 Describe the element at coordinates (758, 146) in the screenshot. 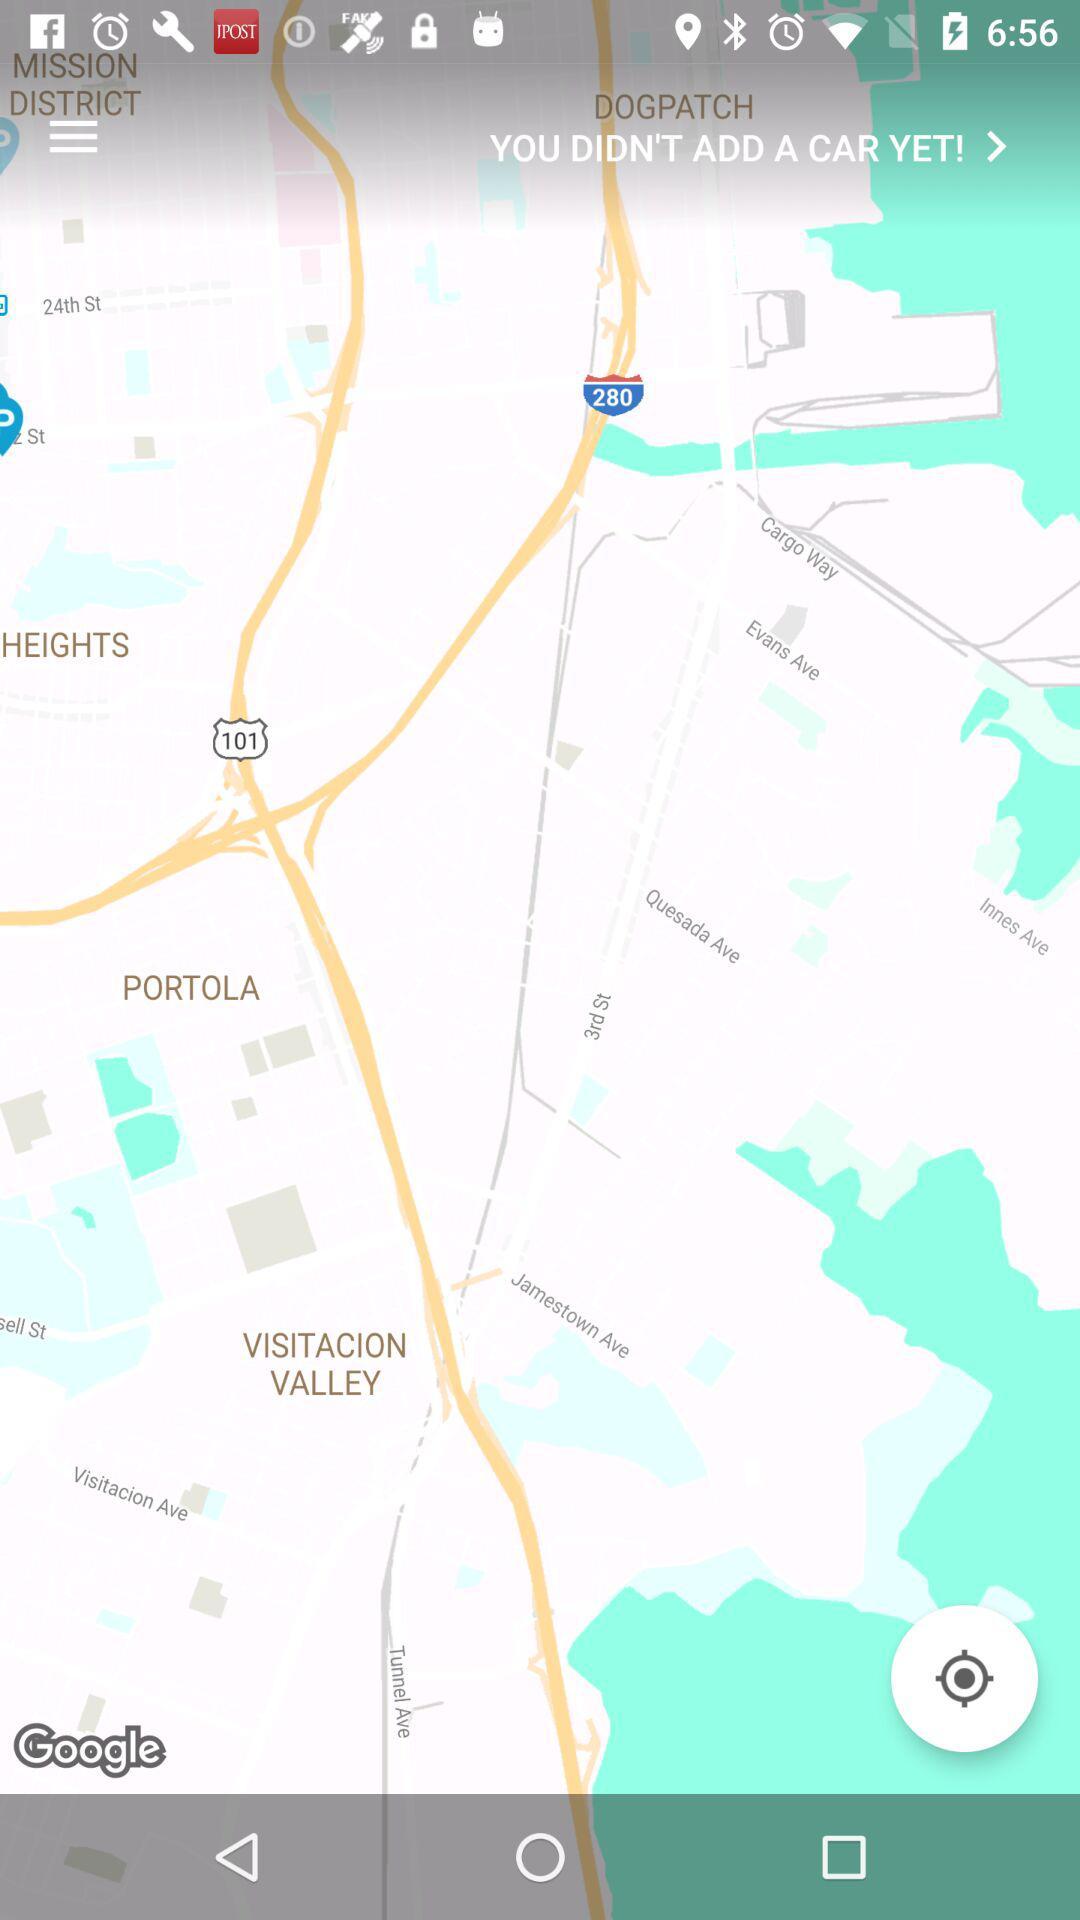

I see `item at the top right corner` at that location.